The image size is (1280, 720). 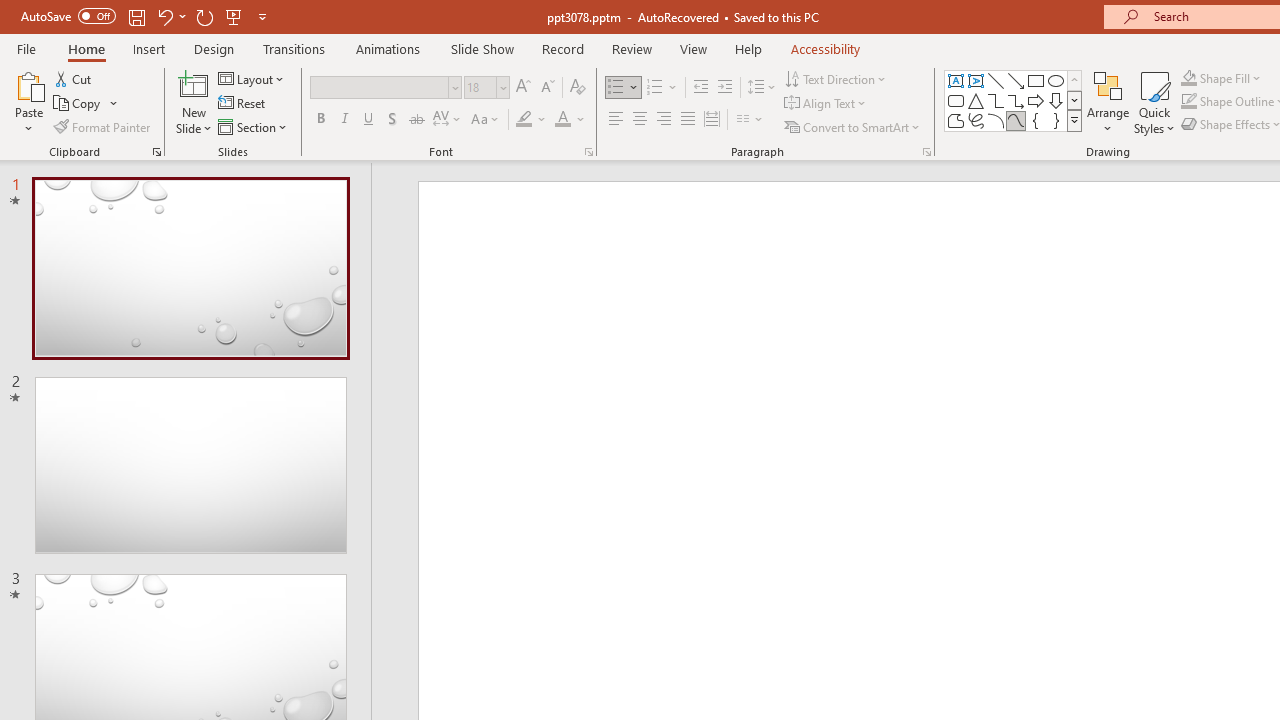 What do you see at coordinates (561, 119) in the screenshot?
I see `'Font Color Red'` at bounding box center [561, 119].